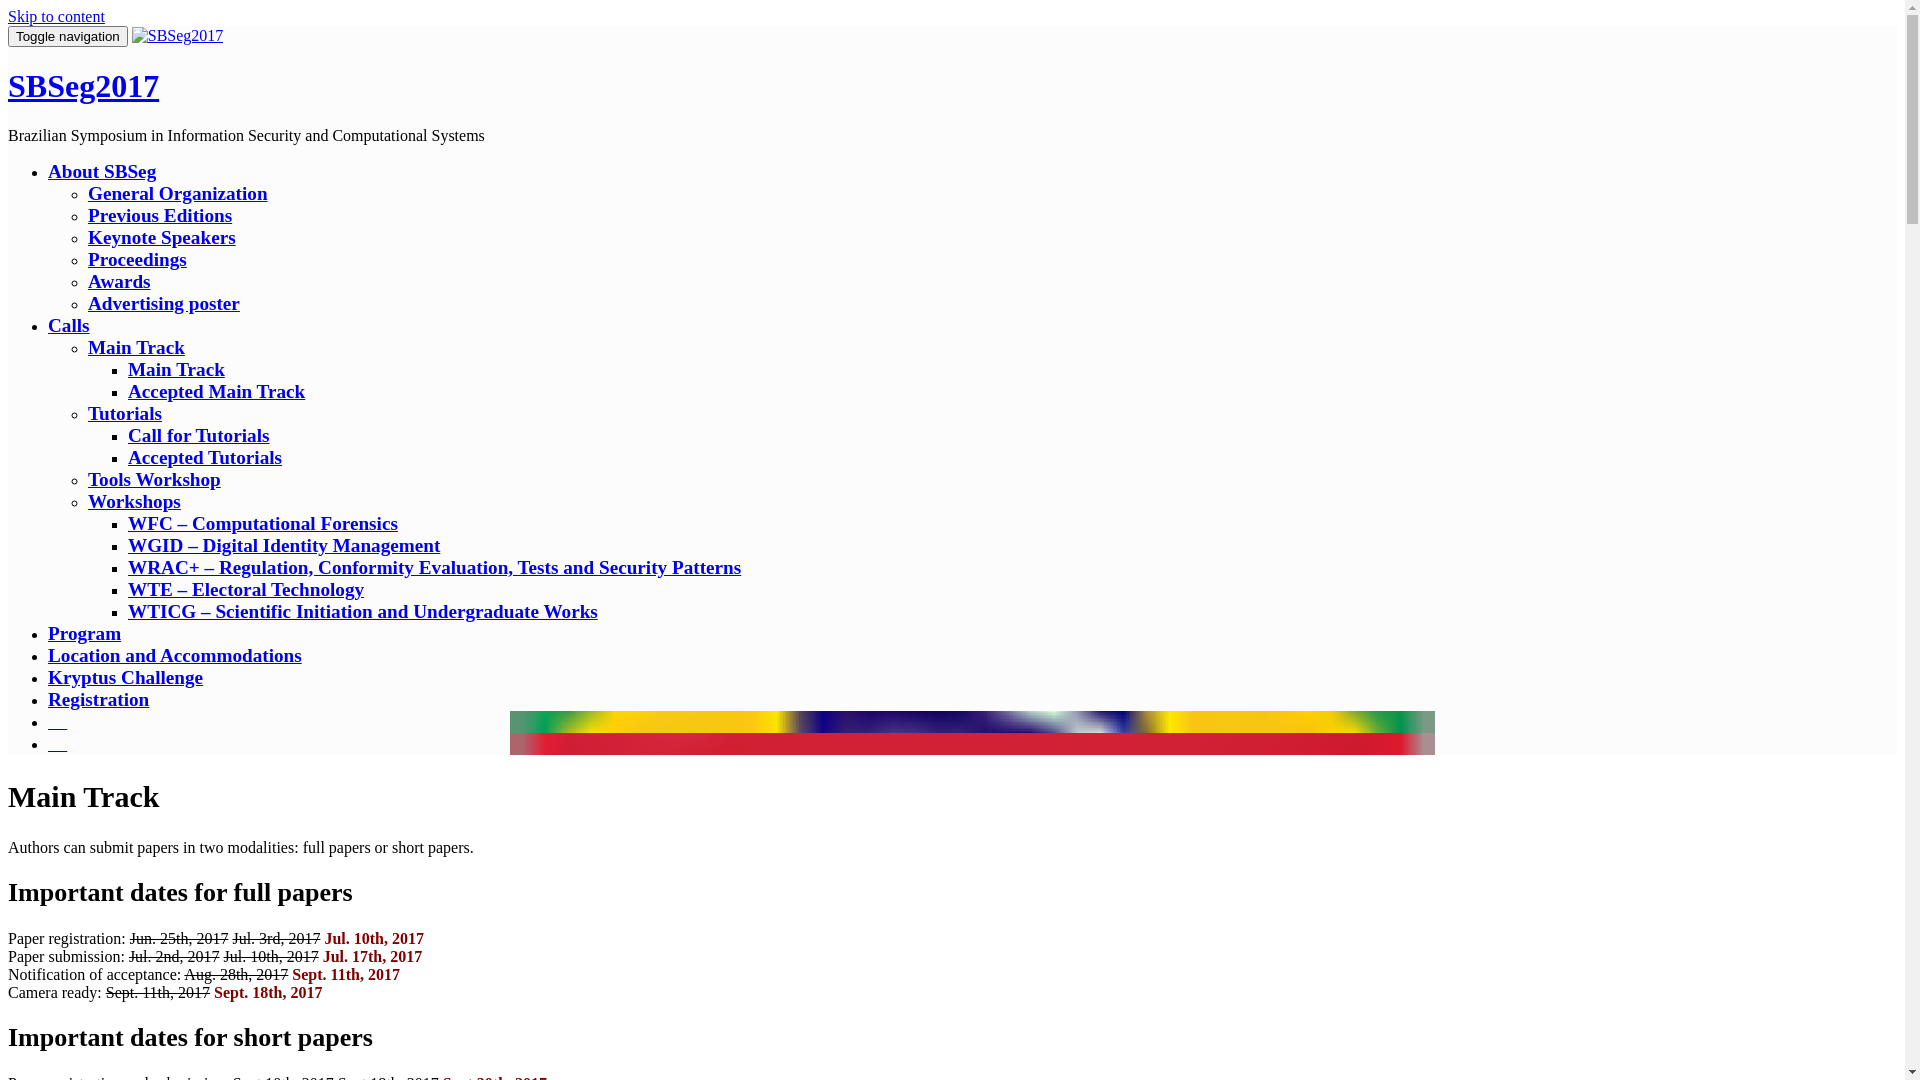 This screenshot has height=1080, width=1920. What do you see at coordinates (67, 36) in the screenshot?
I see `'Toggle navigation'` at bounding box center [67, 36].